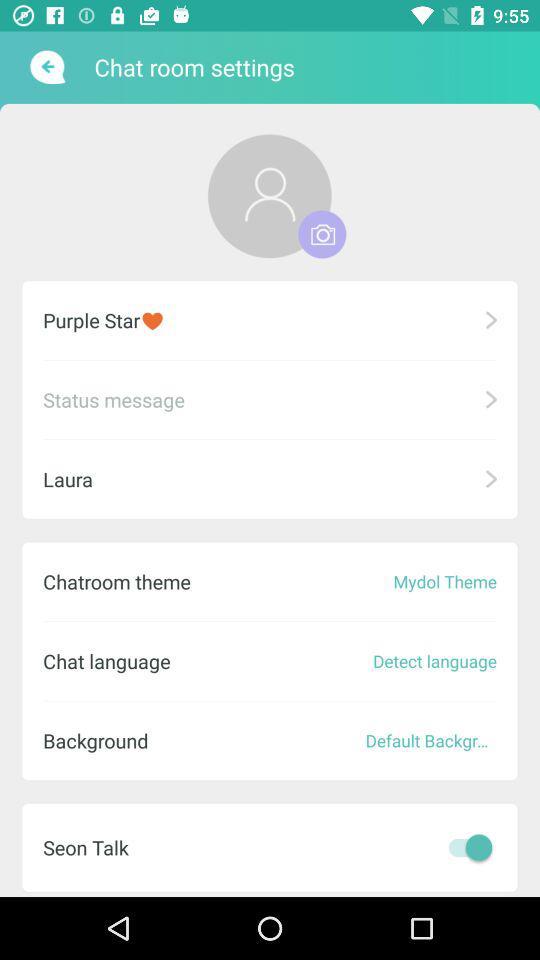 Image resolution: width=540 pixels, height=960 pixels. What do you see at coordinates (322, 234) in the screenshot?
I see `the photo icon` at bounding box center [322, 234].